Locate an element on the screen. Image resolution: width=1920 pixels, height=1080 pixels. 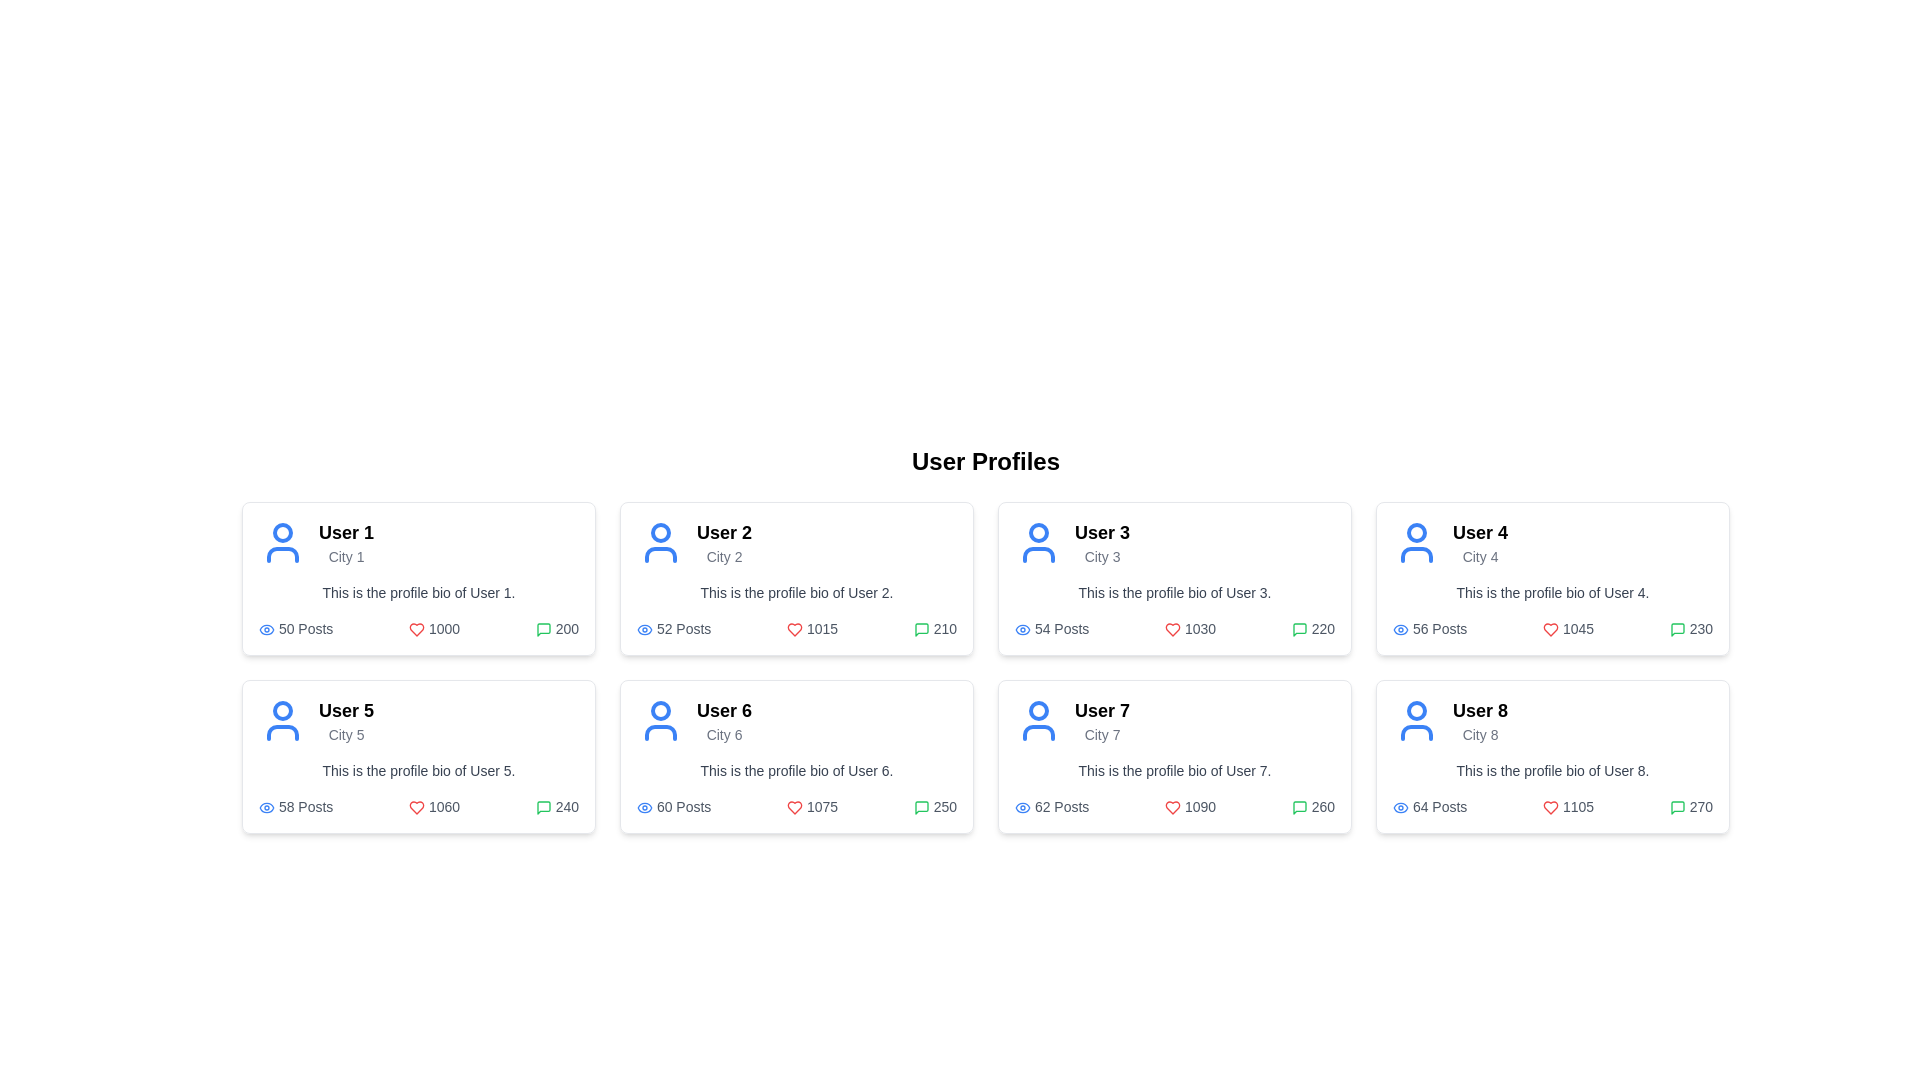
the text label displaying 'User 2', which is a bold, large font heading positioned above 'City 2' in the second card of the top row is located at coordinates (723, 531).